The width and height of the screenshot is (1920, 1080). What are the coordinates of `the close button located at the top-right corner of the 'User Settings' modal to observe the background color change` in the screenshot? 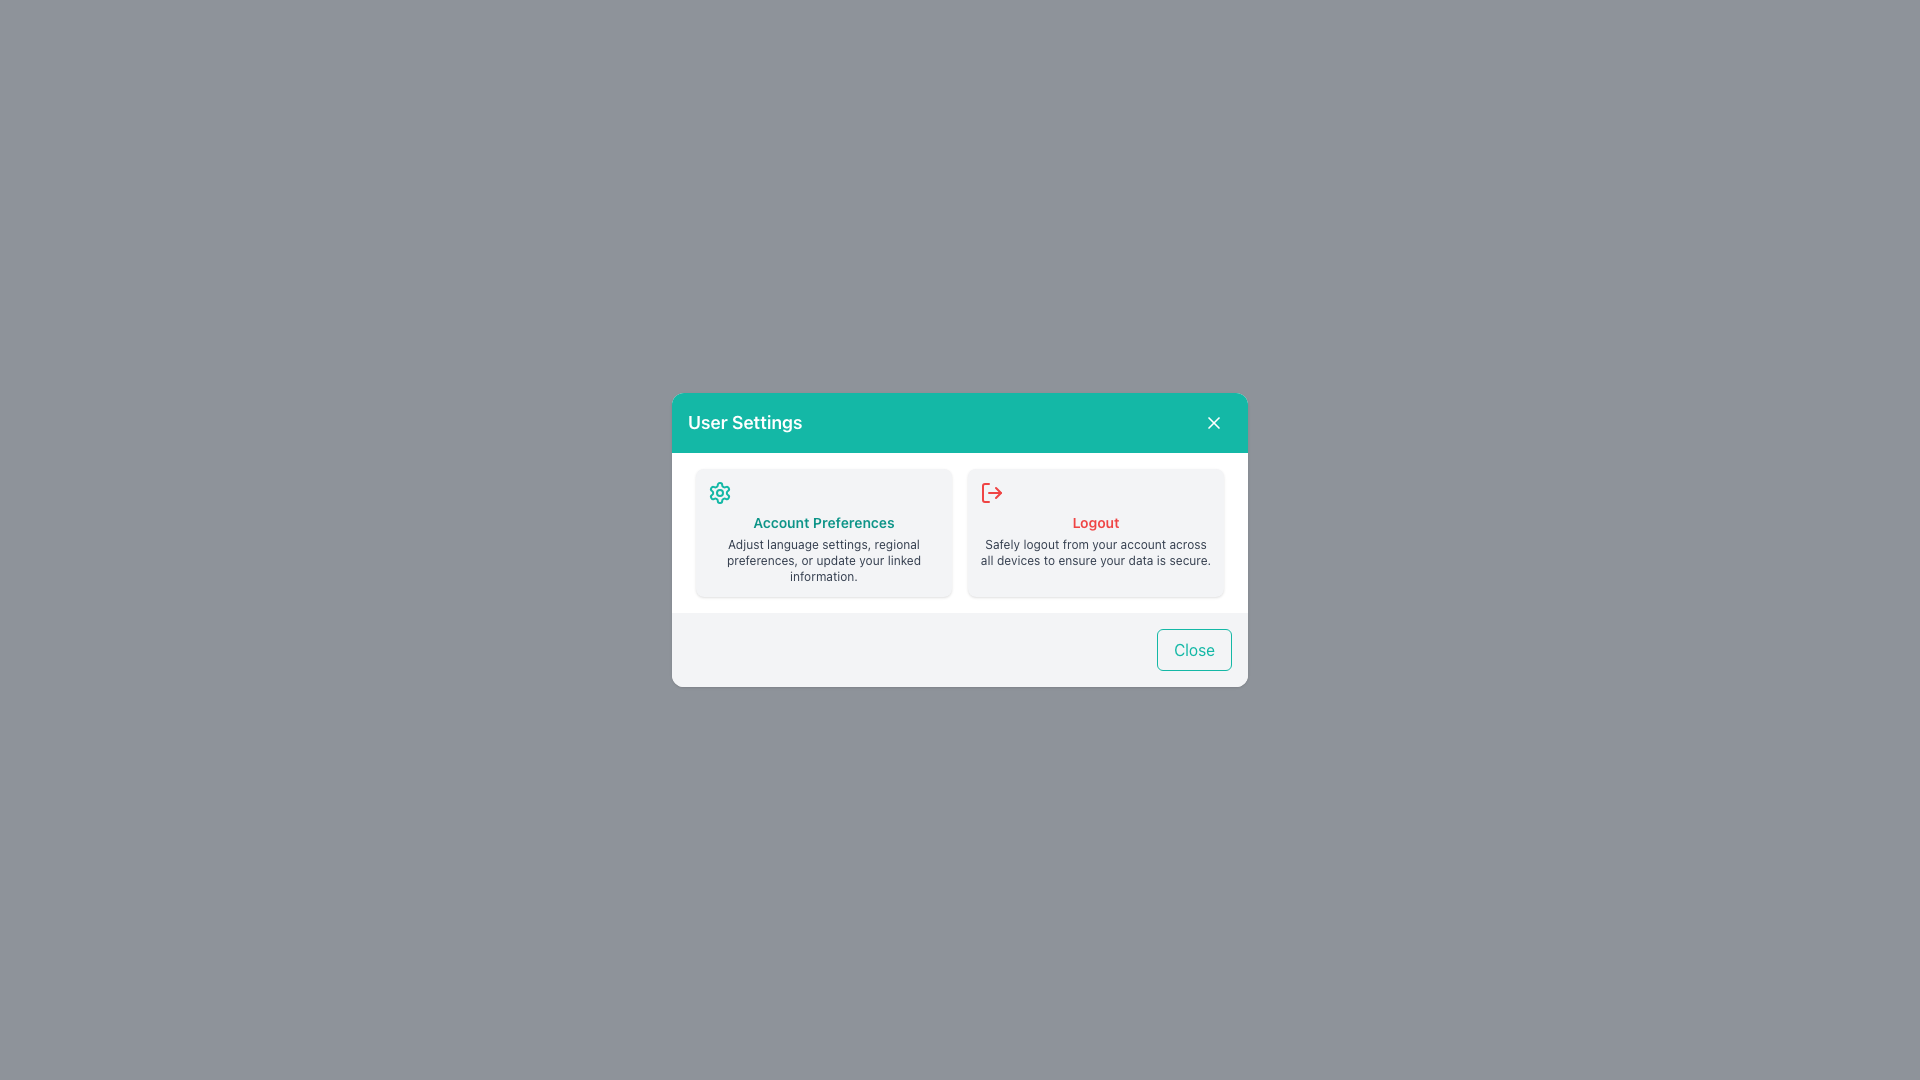 It's located at (1213, 422).